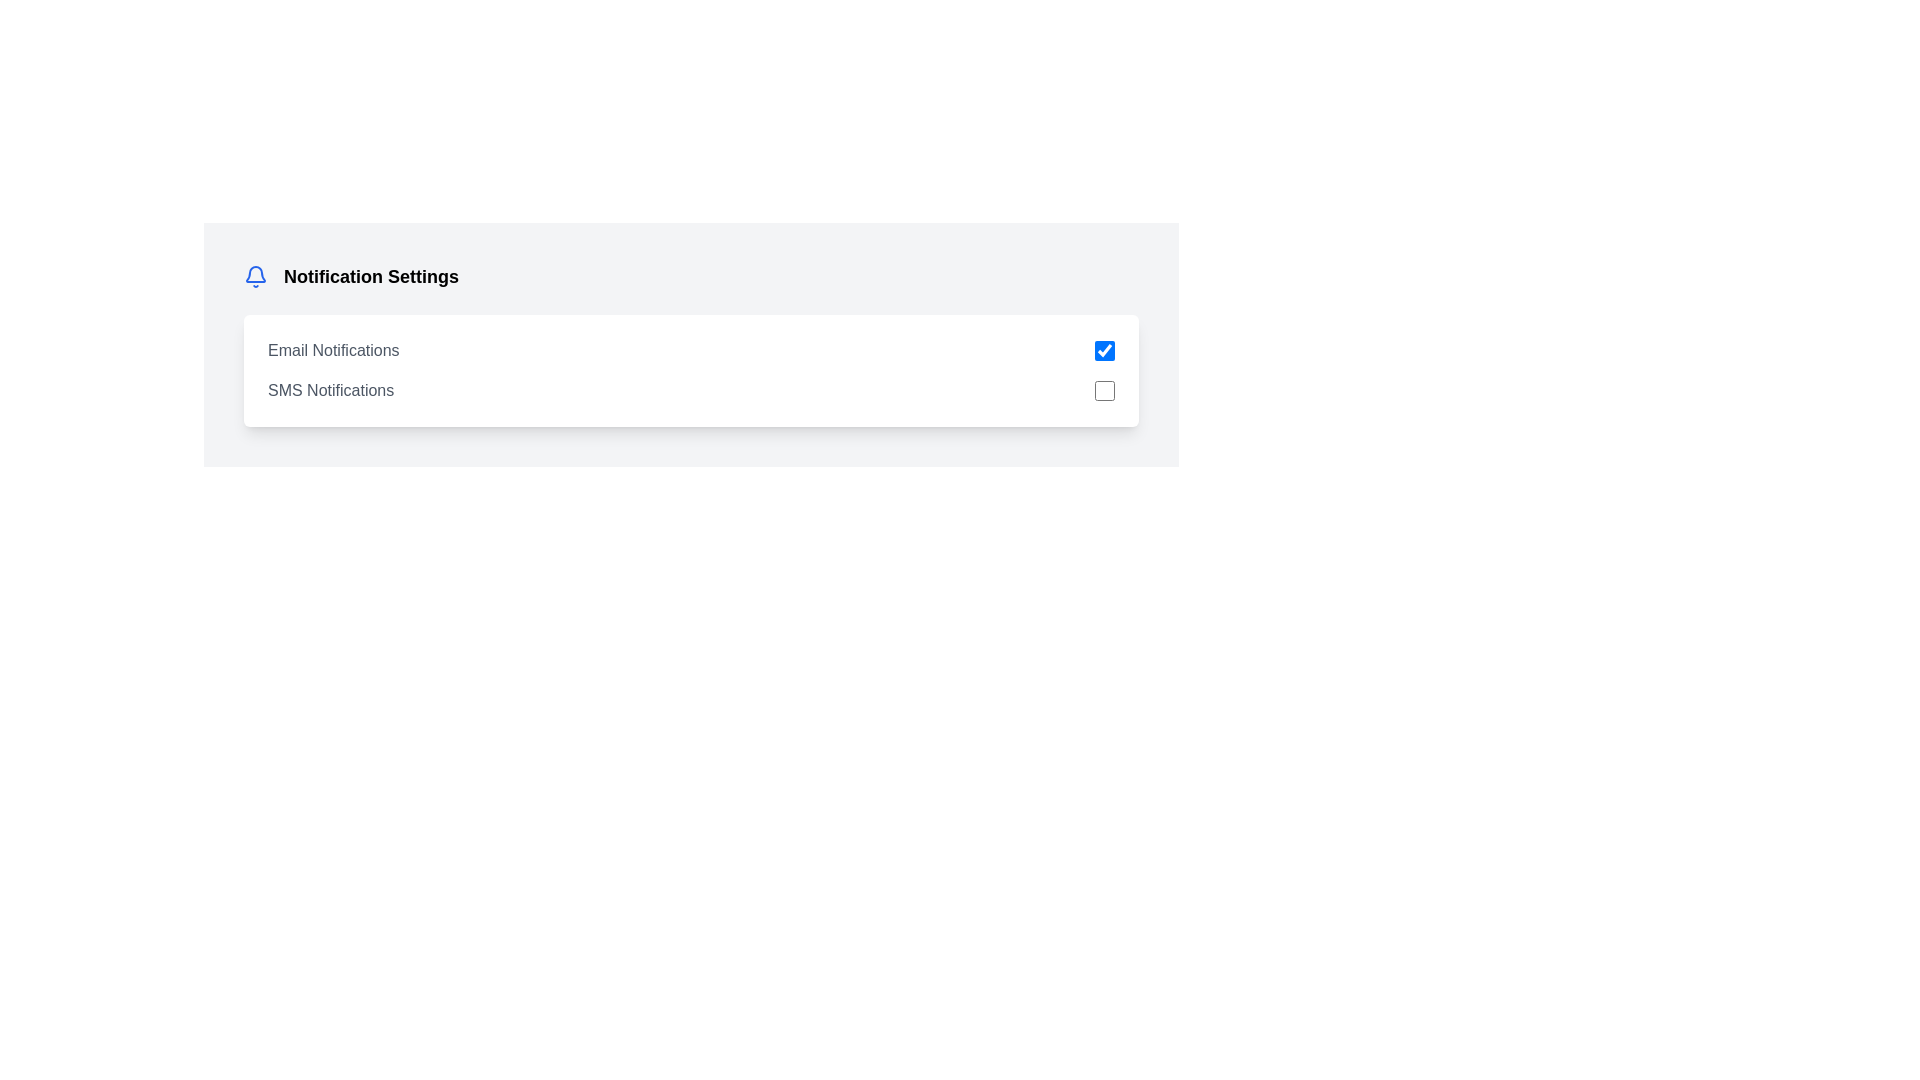 This screenshot has width=1920, height=1080. Describe the element at coordinates (1103, 350) in the screenshot. I see `the square-shaped checkbox with a blue background and a white checkmark to unmark it, located to the right of the 'Email Notifications' label` at that location.